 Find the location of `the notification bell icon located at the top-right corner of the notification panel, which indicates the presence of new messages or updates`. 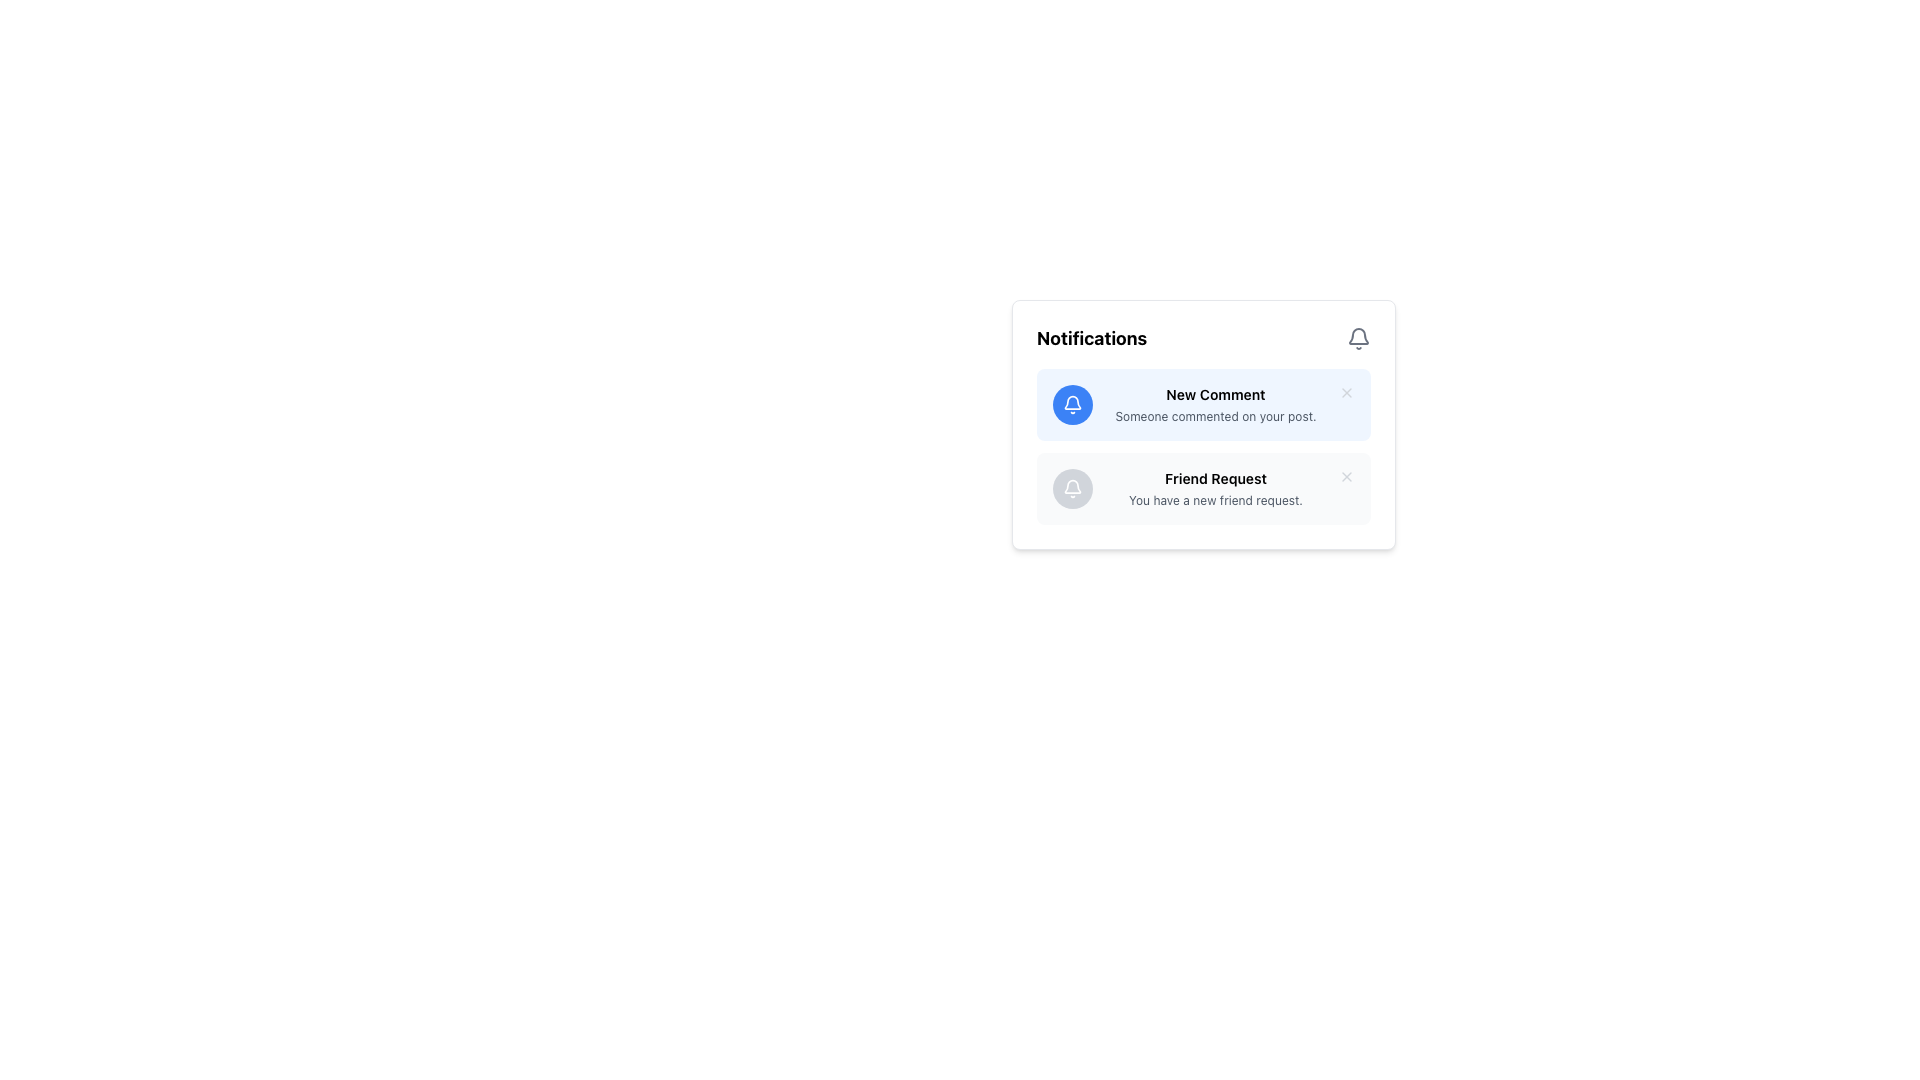

the notification bell icon located at the top-right corner of the notification panel, which indicates the presence of new messages or updates is located at coordinates (1072, 402).